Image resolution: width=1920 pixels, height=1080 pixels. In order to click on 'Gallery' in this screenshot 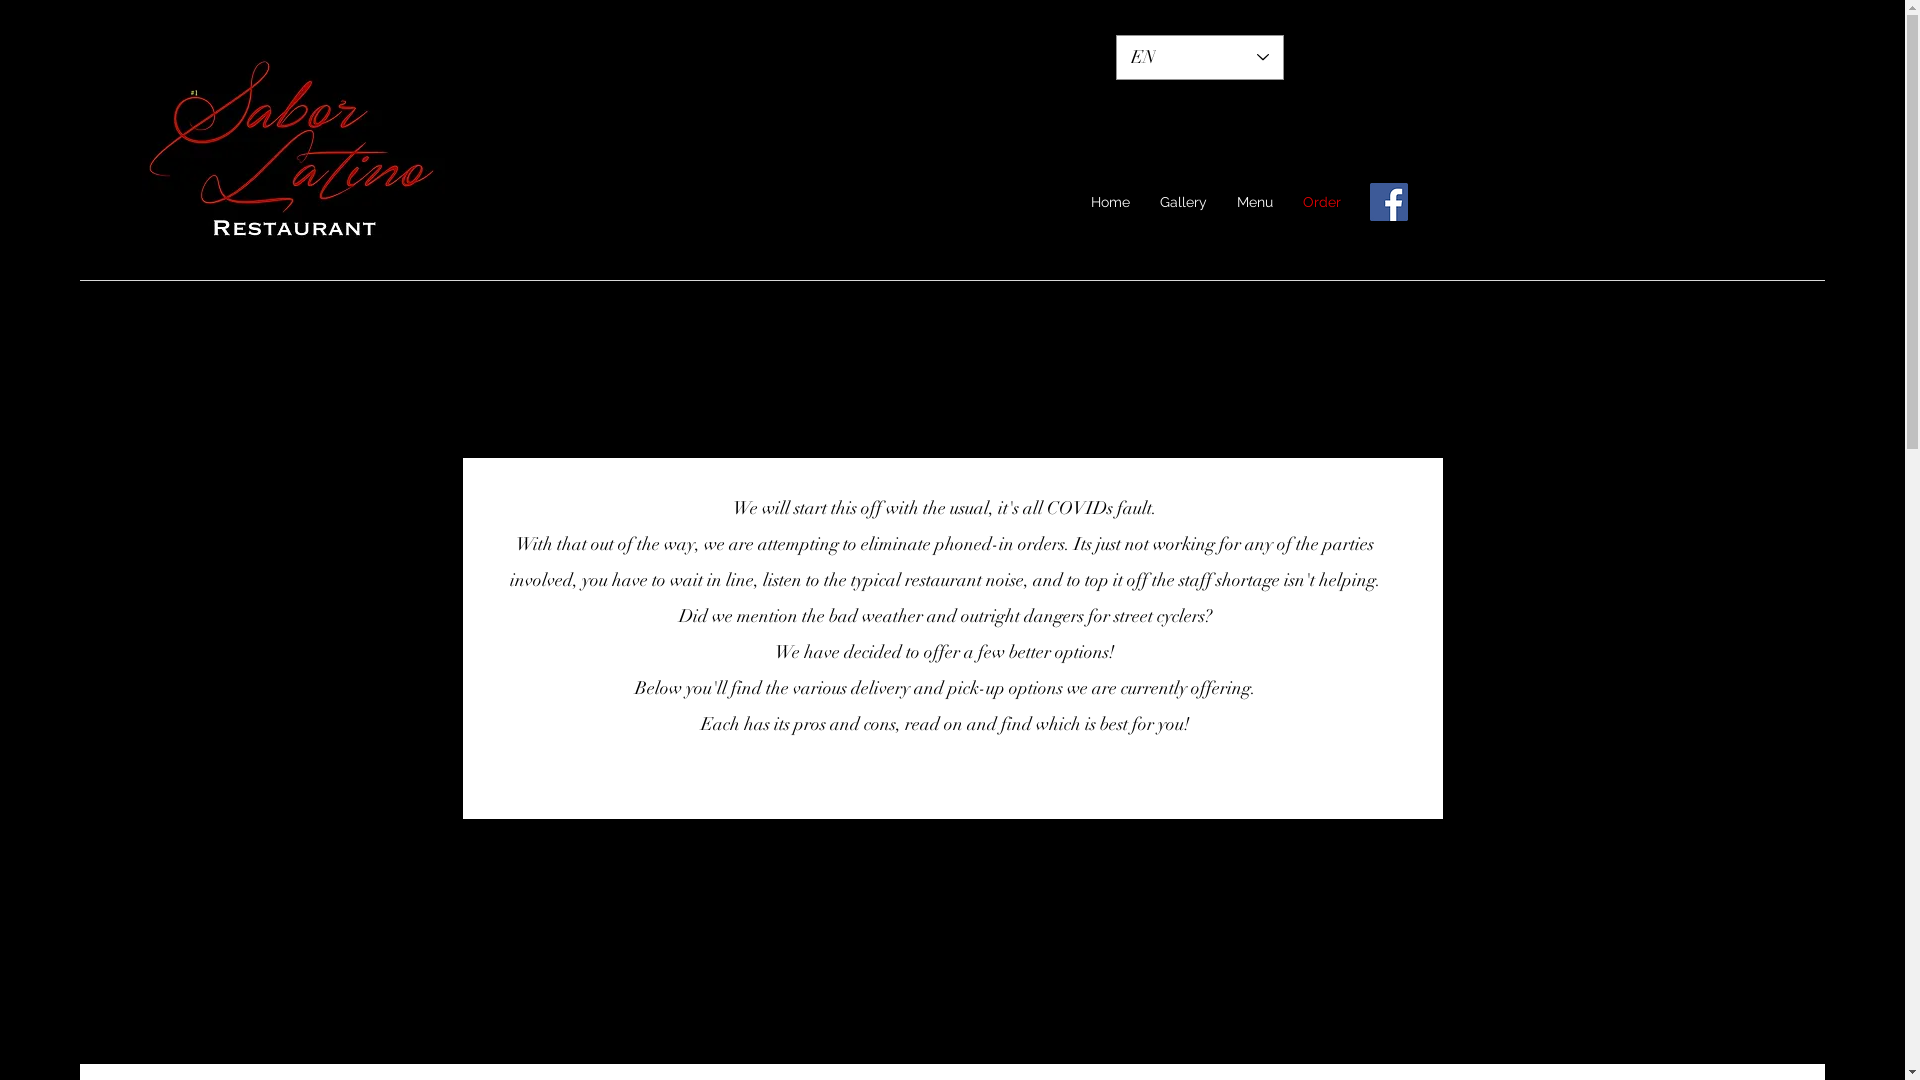, I will do `click(1183, 202)`.